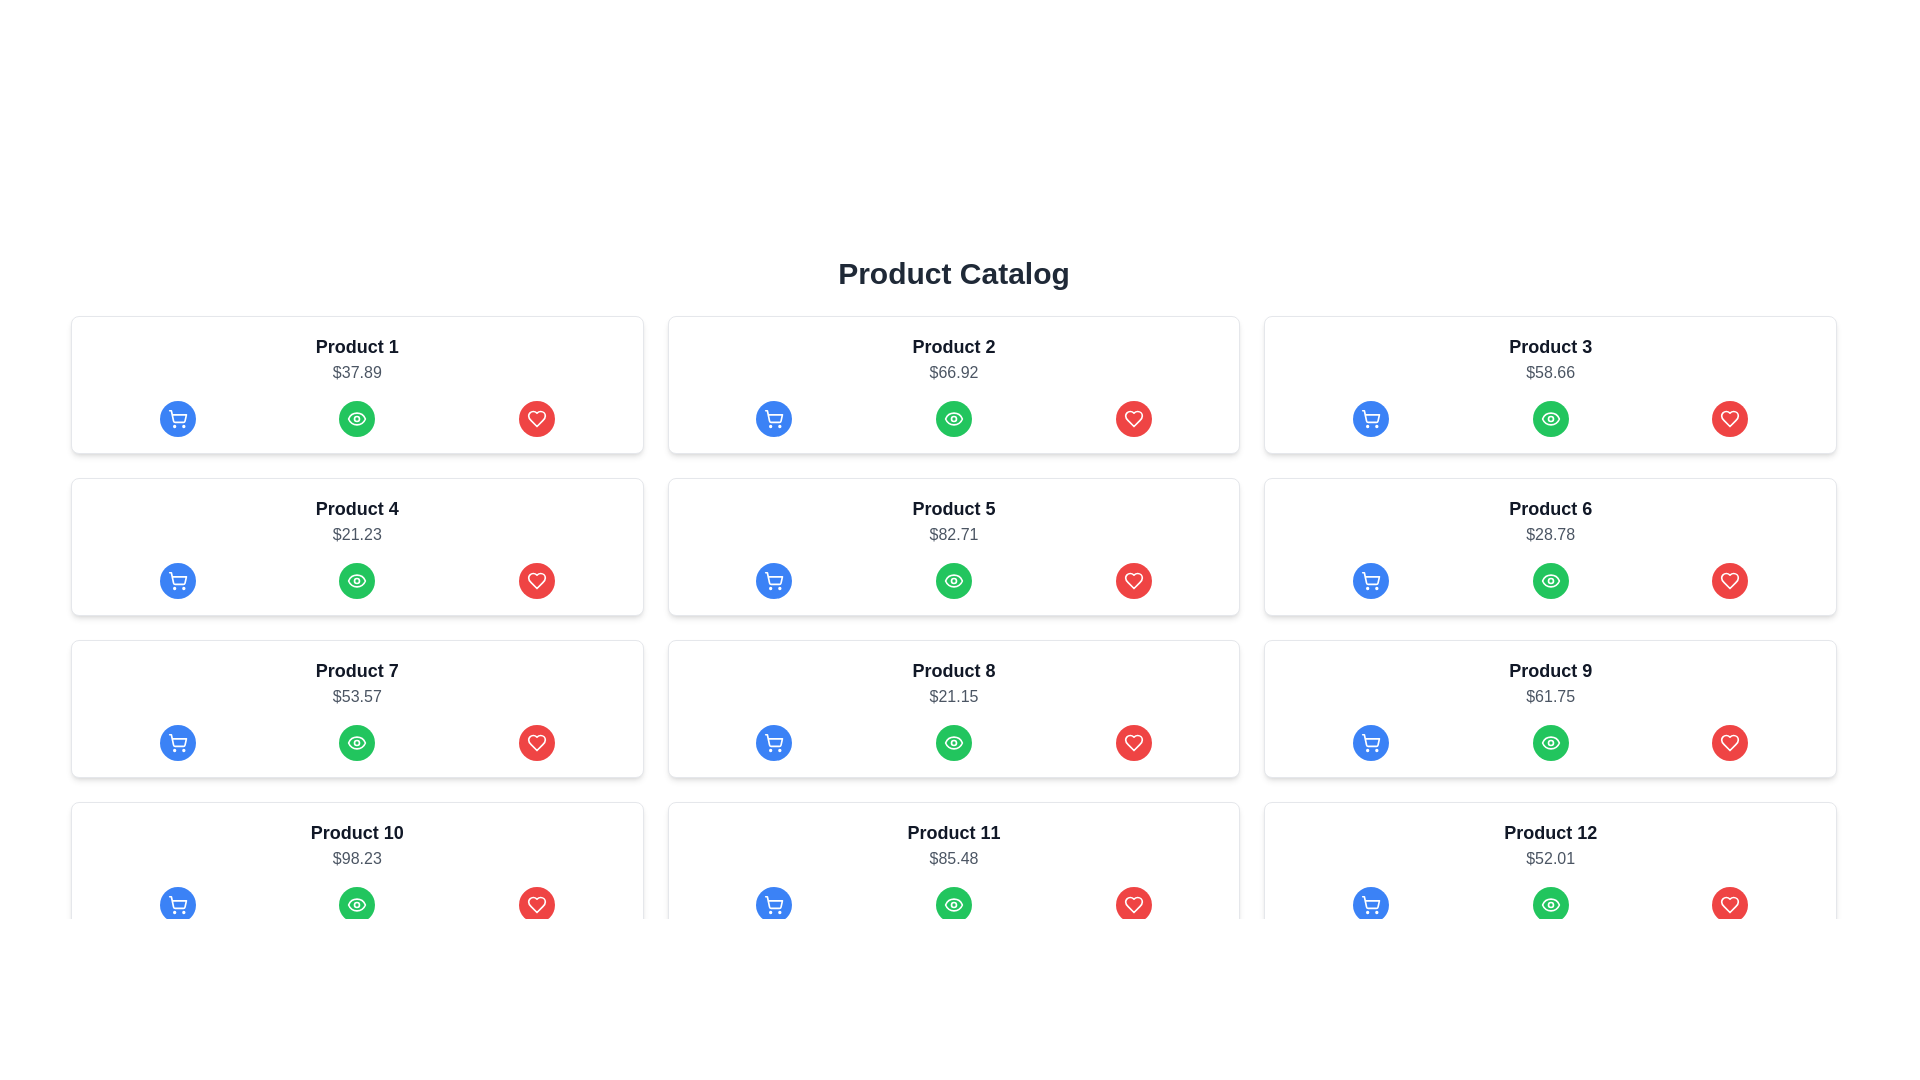 The image size is (1920, 1080). I want to click on the blue circular button for 'Product 5', so click(773, 581).